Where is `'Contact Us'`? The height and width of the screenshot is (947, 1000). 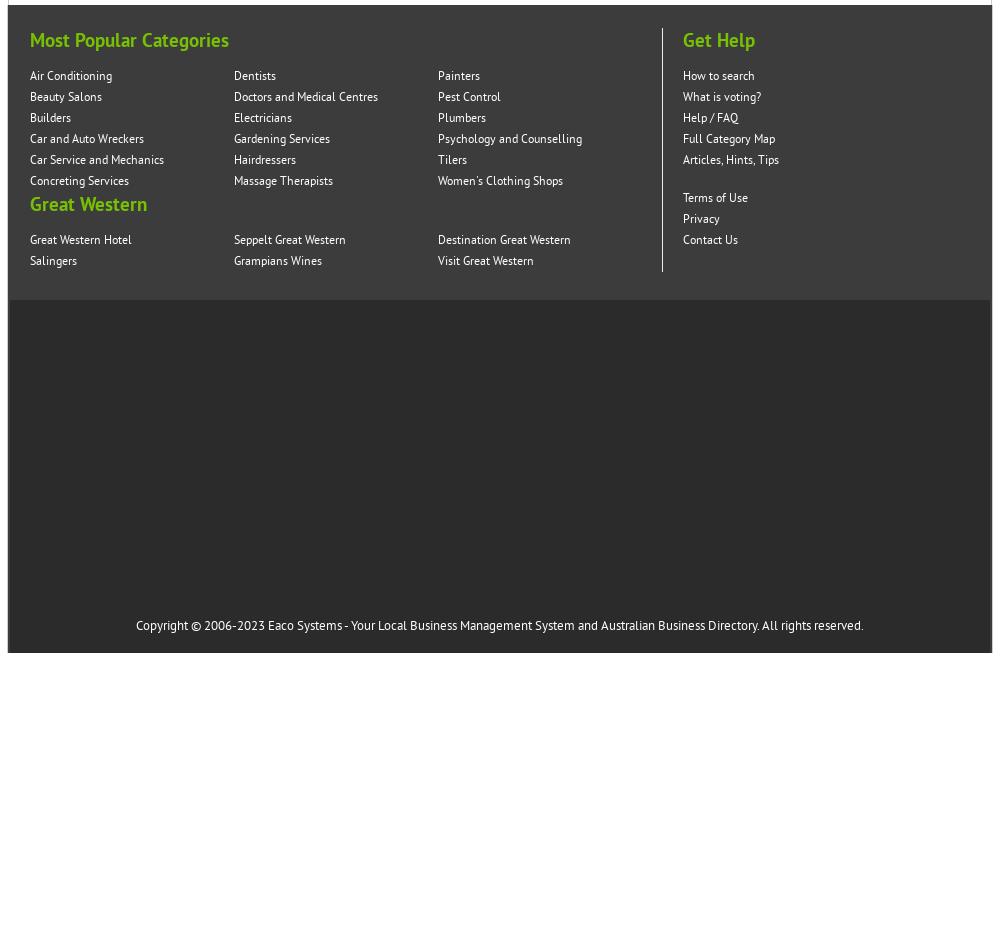
'Contact Us' is located at coordinates (709, 240).